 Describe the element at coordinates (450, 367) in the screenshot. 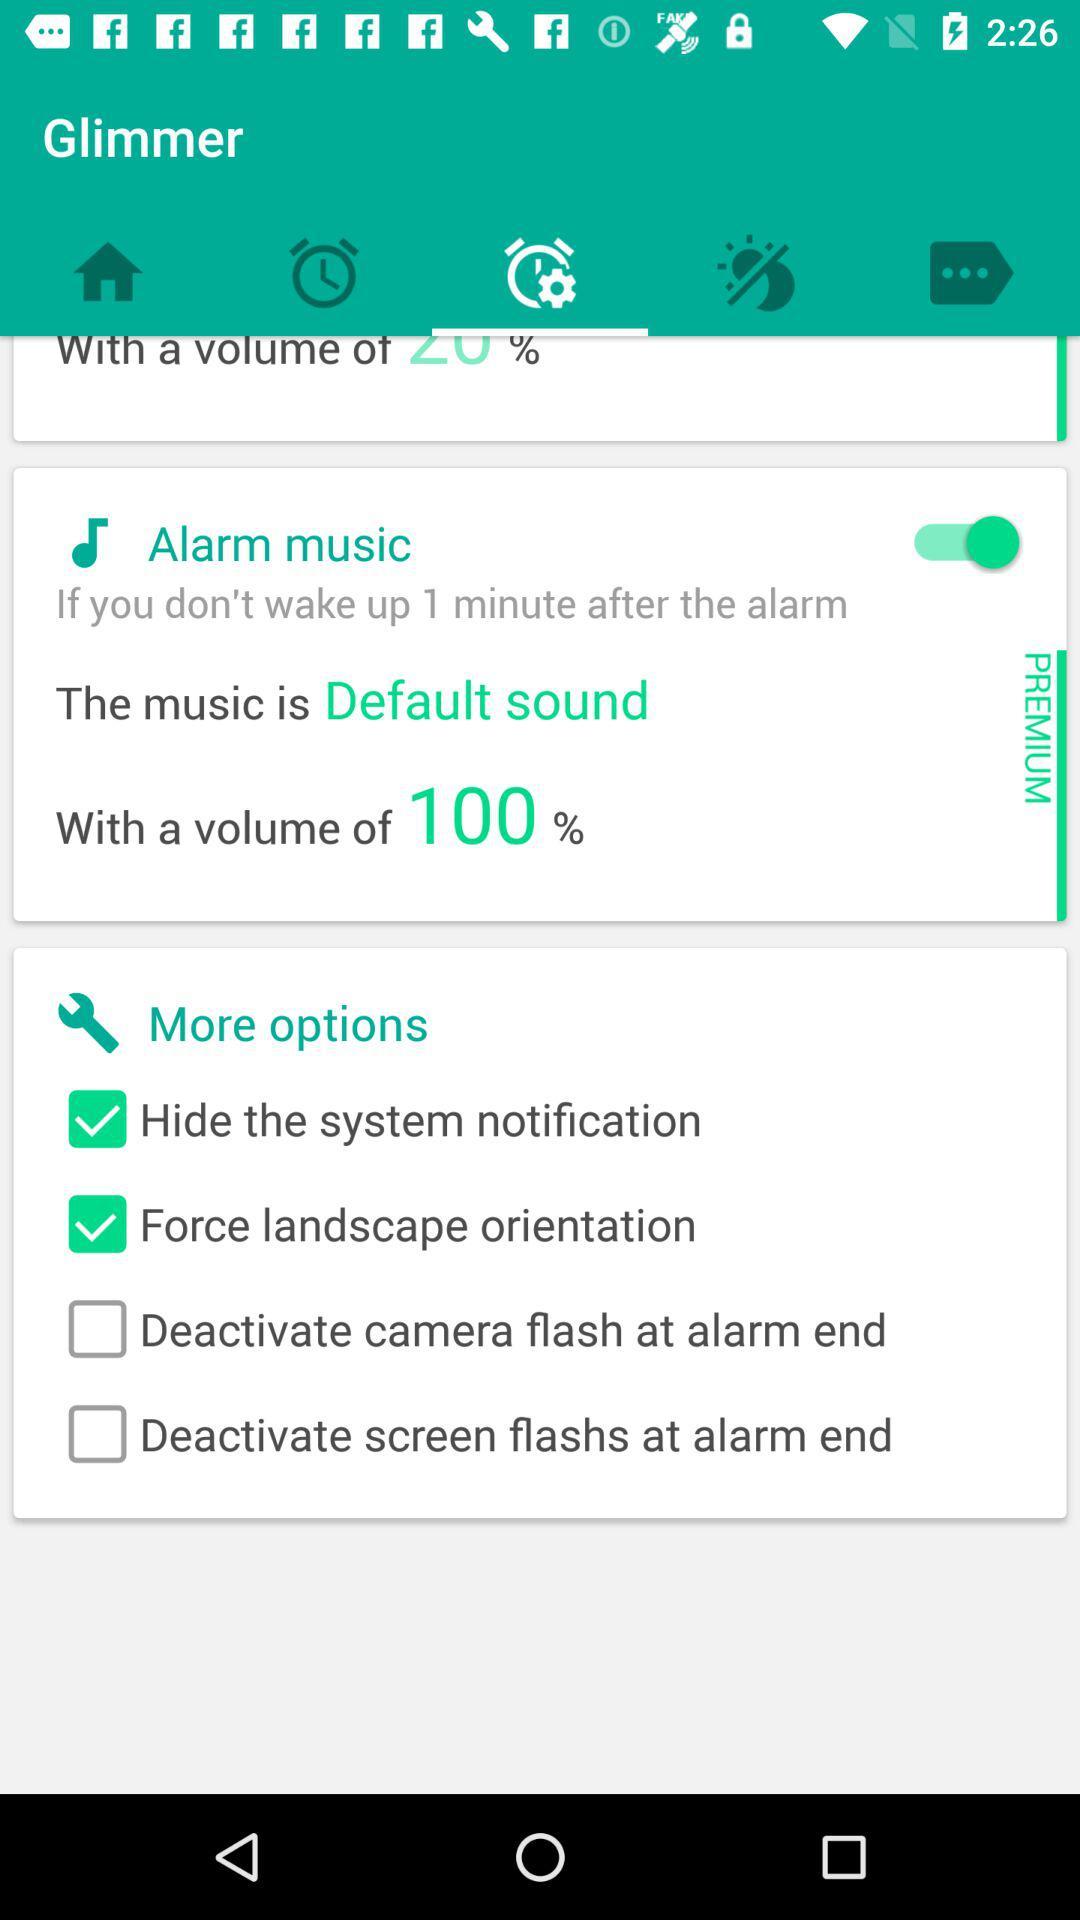

I see `the icon above alarm music icon` at that location.